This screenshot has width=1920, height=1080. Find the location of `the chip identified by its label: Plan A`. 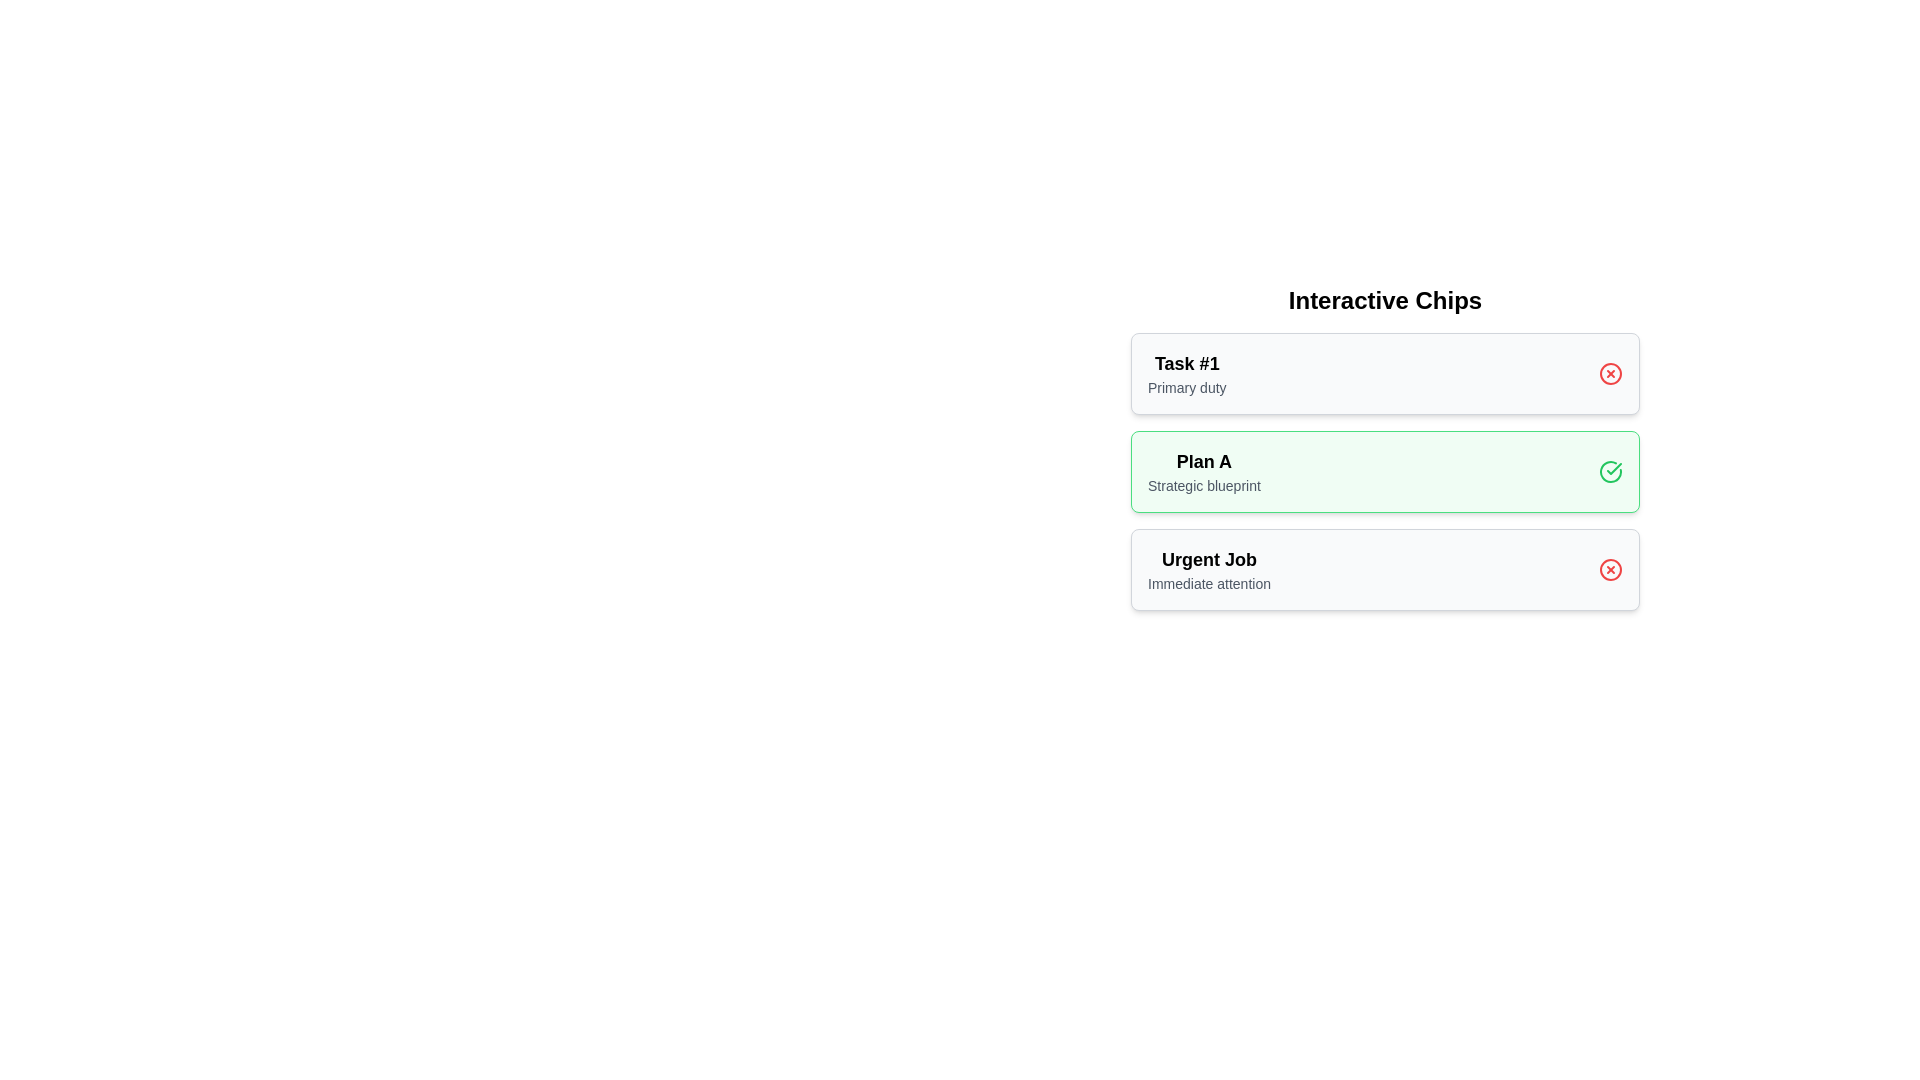

the chip identified by its label: Plan A is located at coordinates (1611, 471).